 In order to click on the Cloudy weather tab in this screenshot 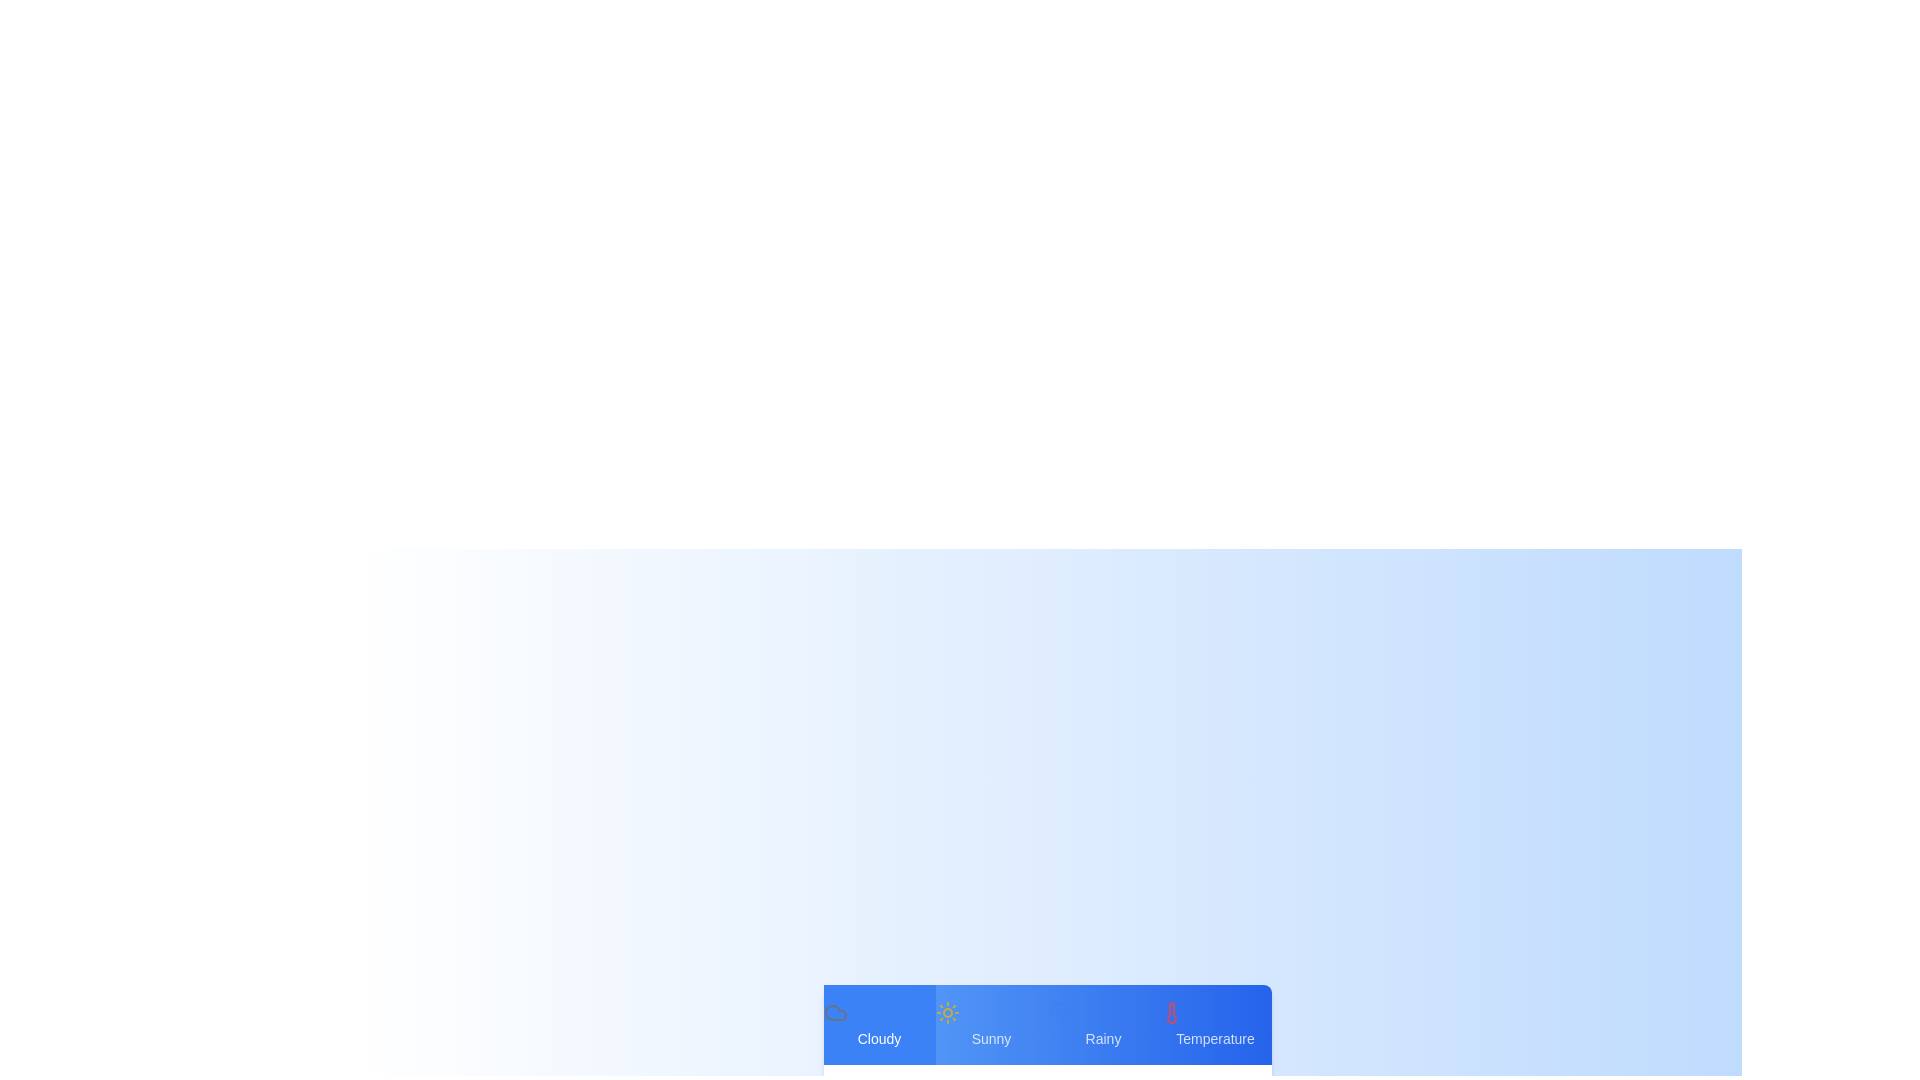, I will do `click(879, 1025)`.